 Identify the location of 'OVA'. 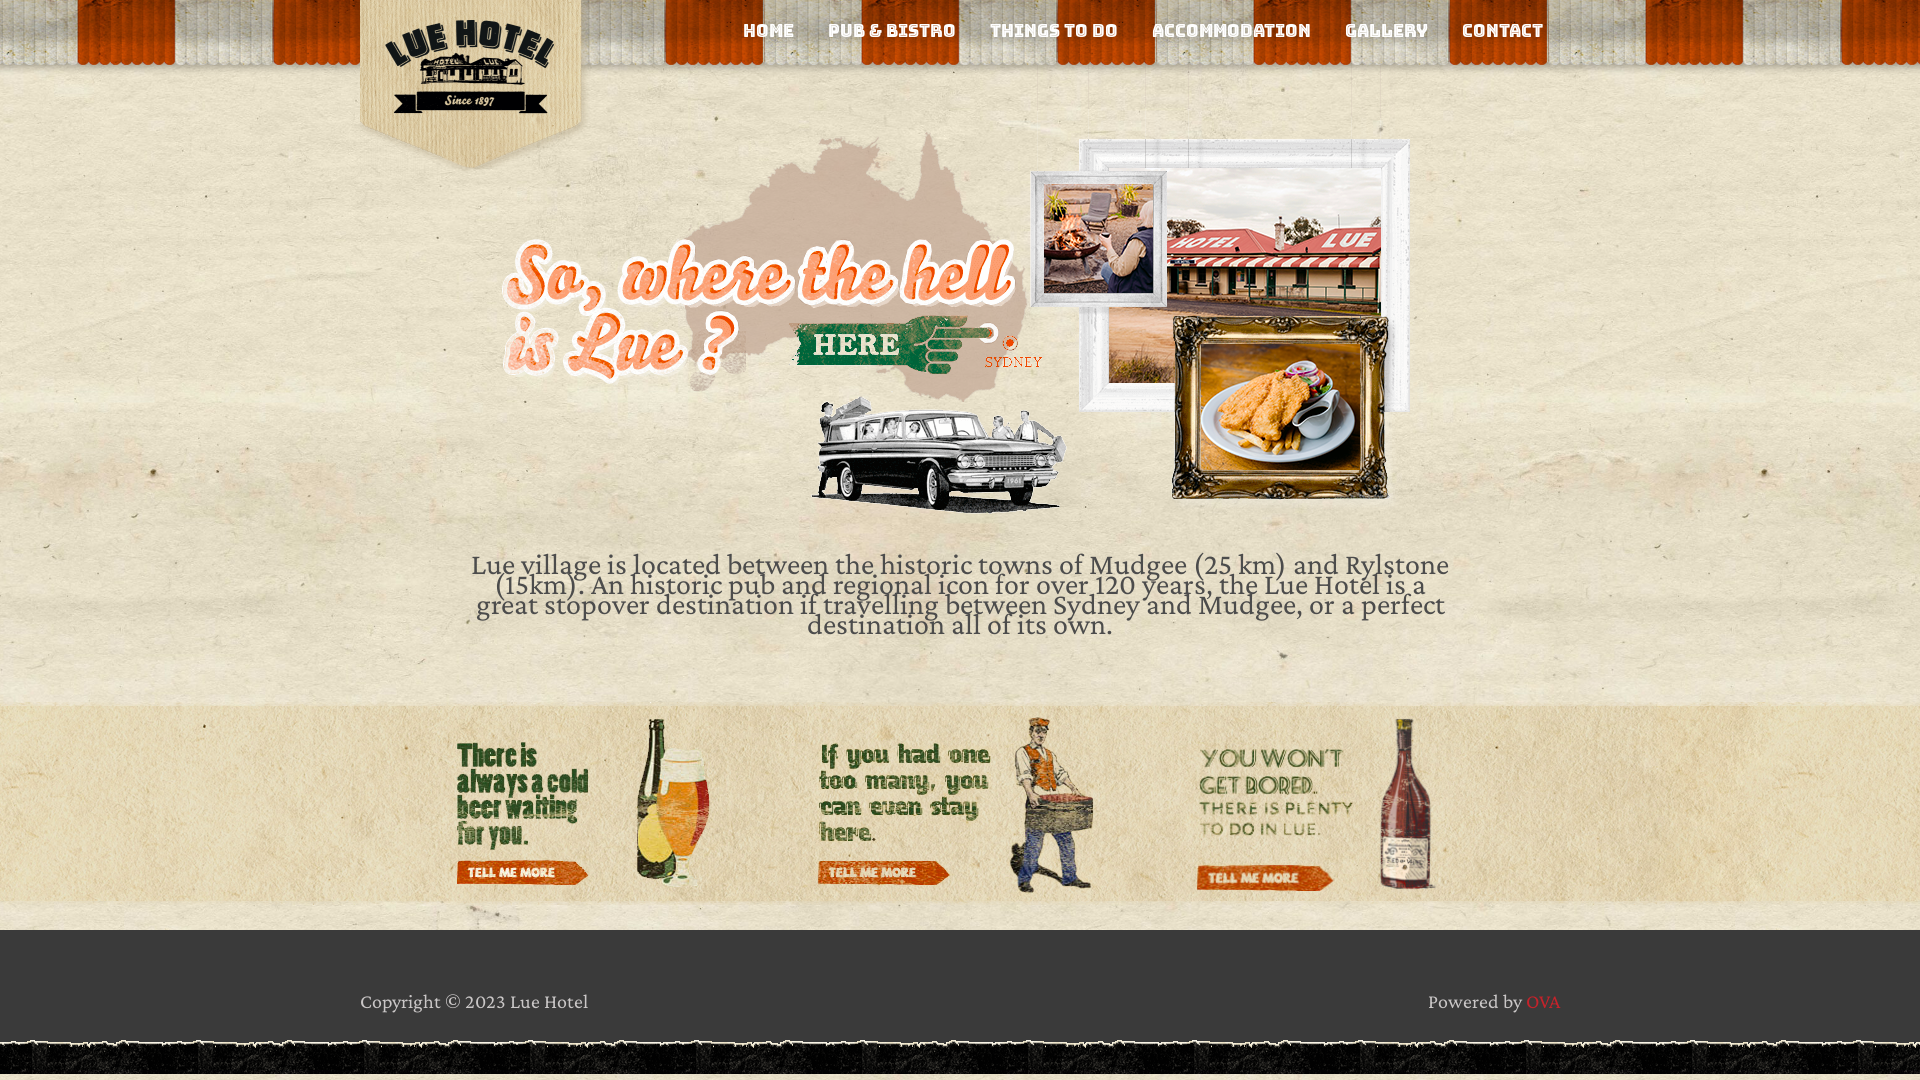
(1541, 1001).